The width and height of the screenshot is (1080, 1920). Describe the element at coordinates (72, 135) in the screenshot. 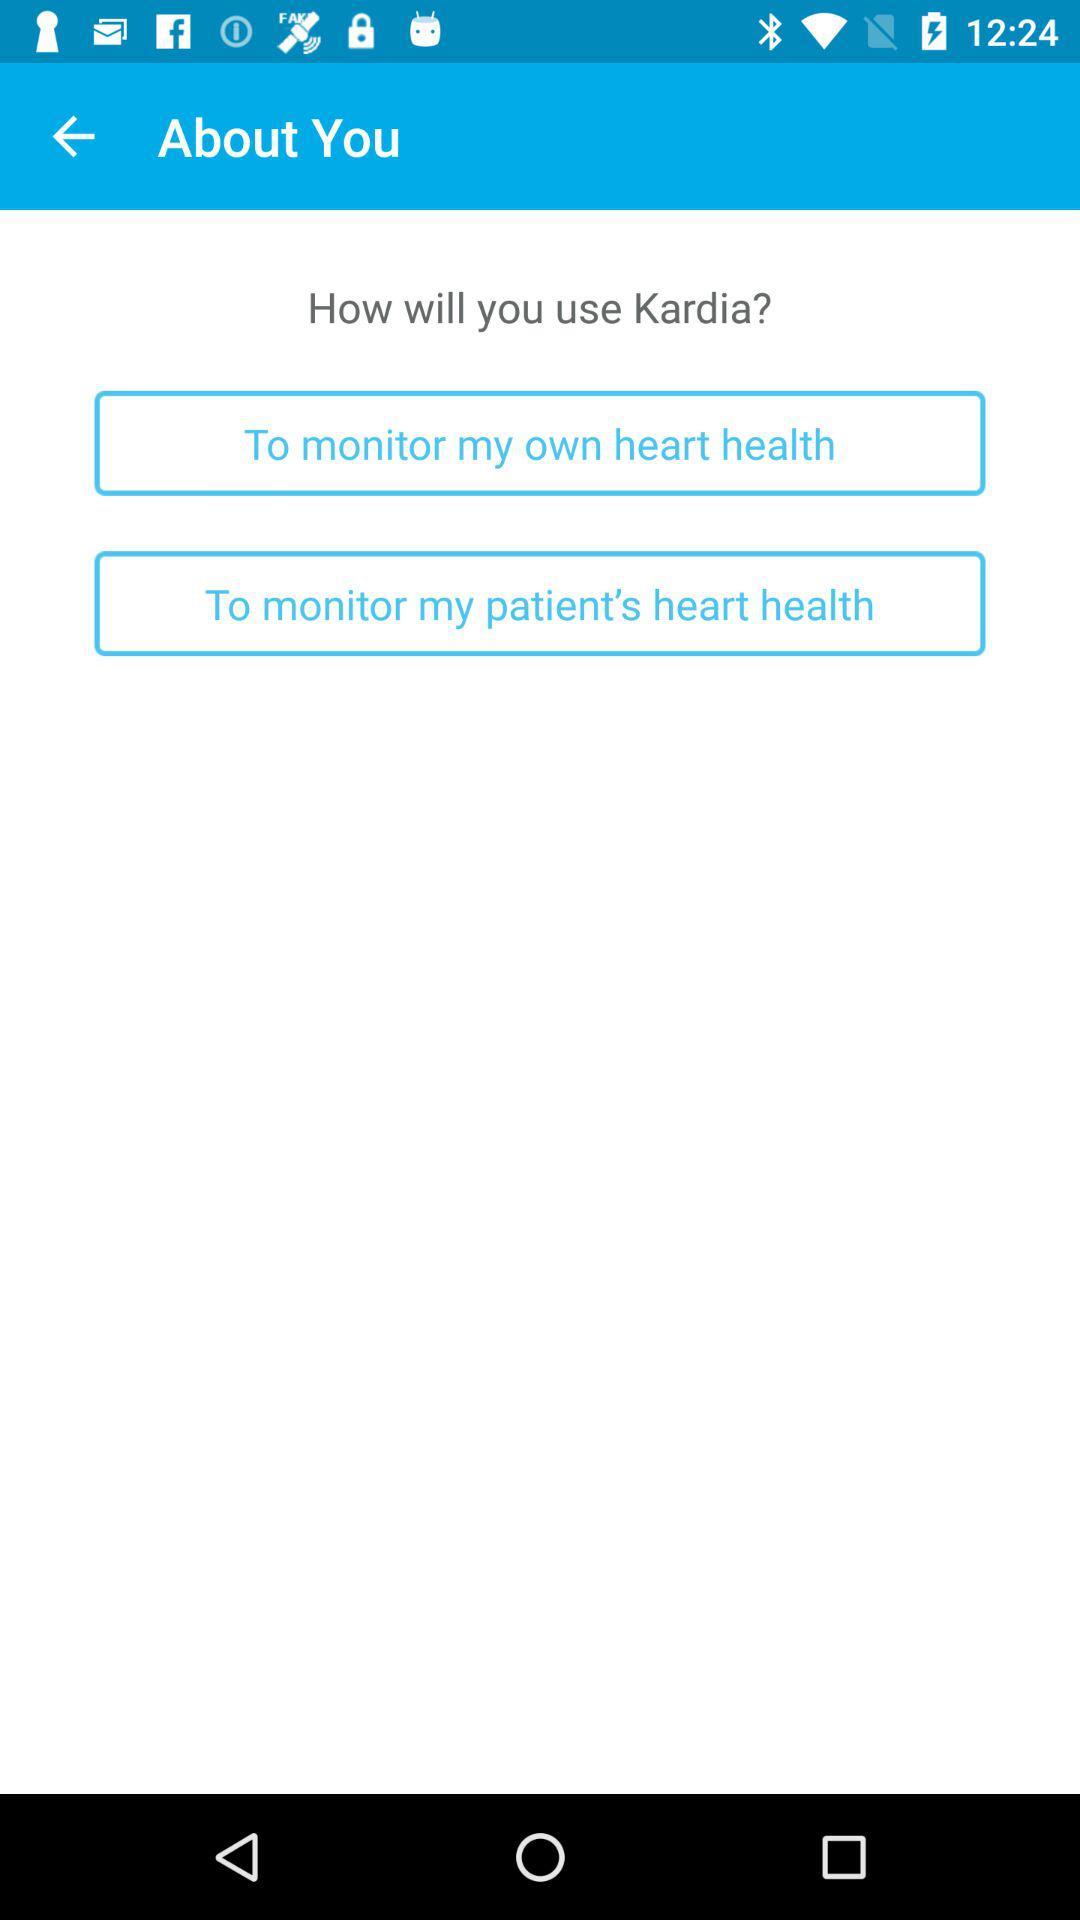

I see `icon to the left of the about you app` at that location.